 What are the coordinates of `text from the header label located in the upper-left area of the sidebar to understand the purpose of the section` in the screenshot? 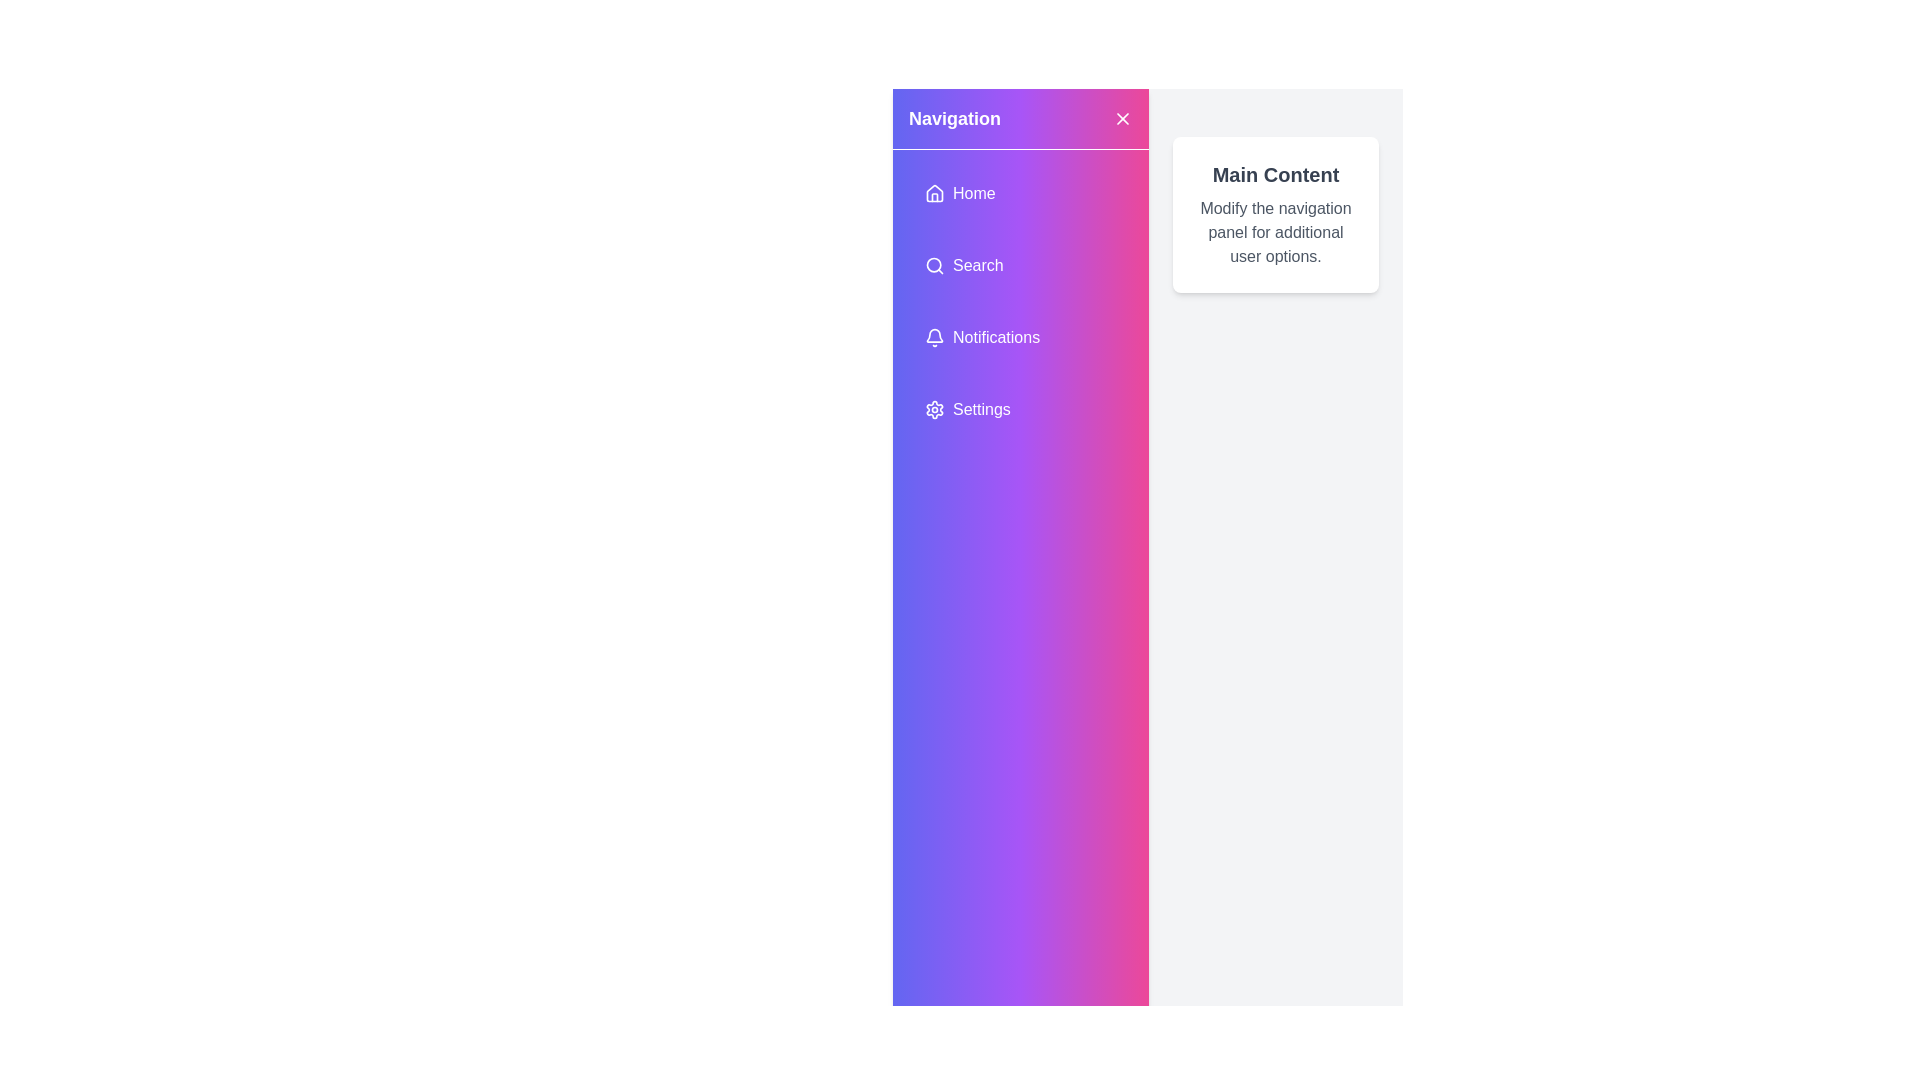 It's located at (954, 119).